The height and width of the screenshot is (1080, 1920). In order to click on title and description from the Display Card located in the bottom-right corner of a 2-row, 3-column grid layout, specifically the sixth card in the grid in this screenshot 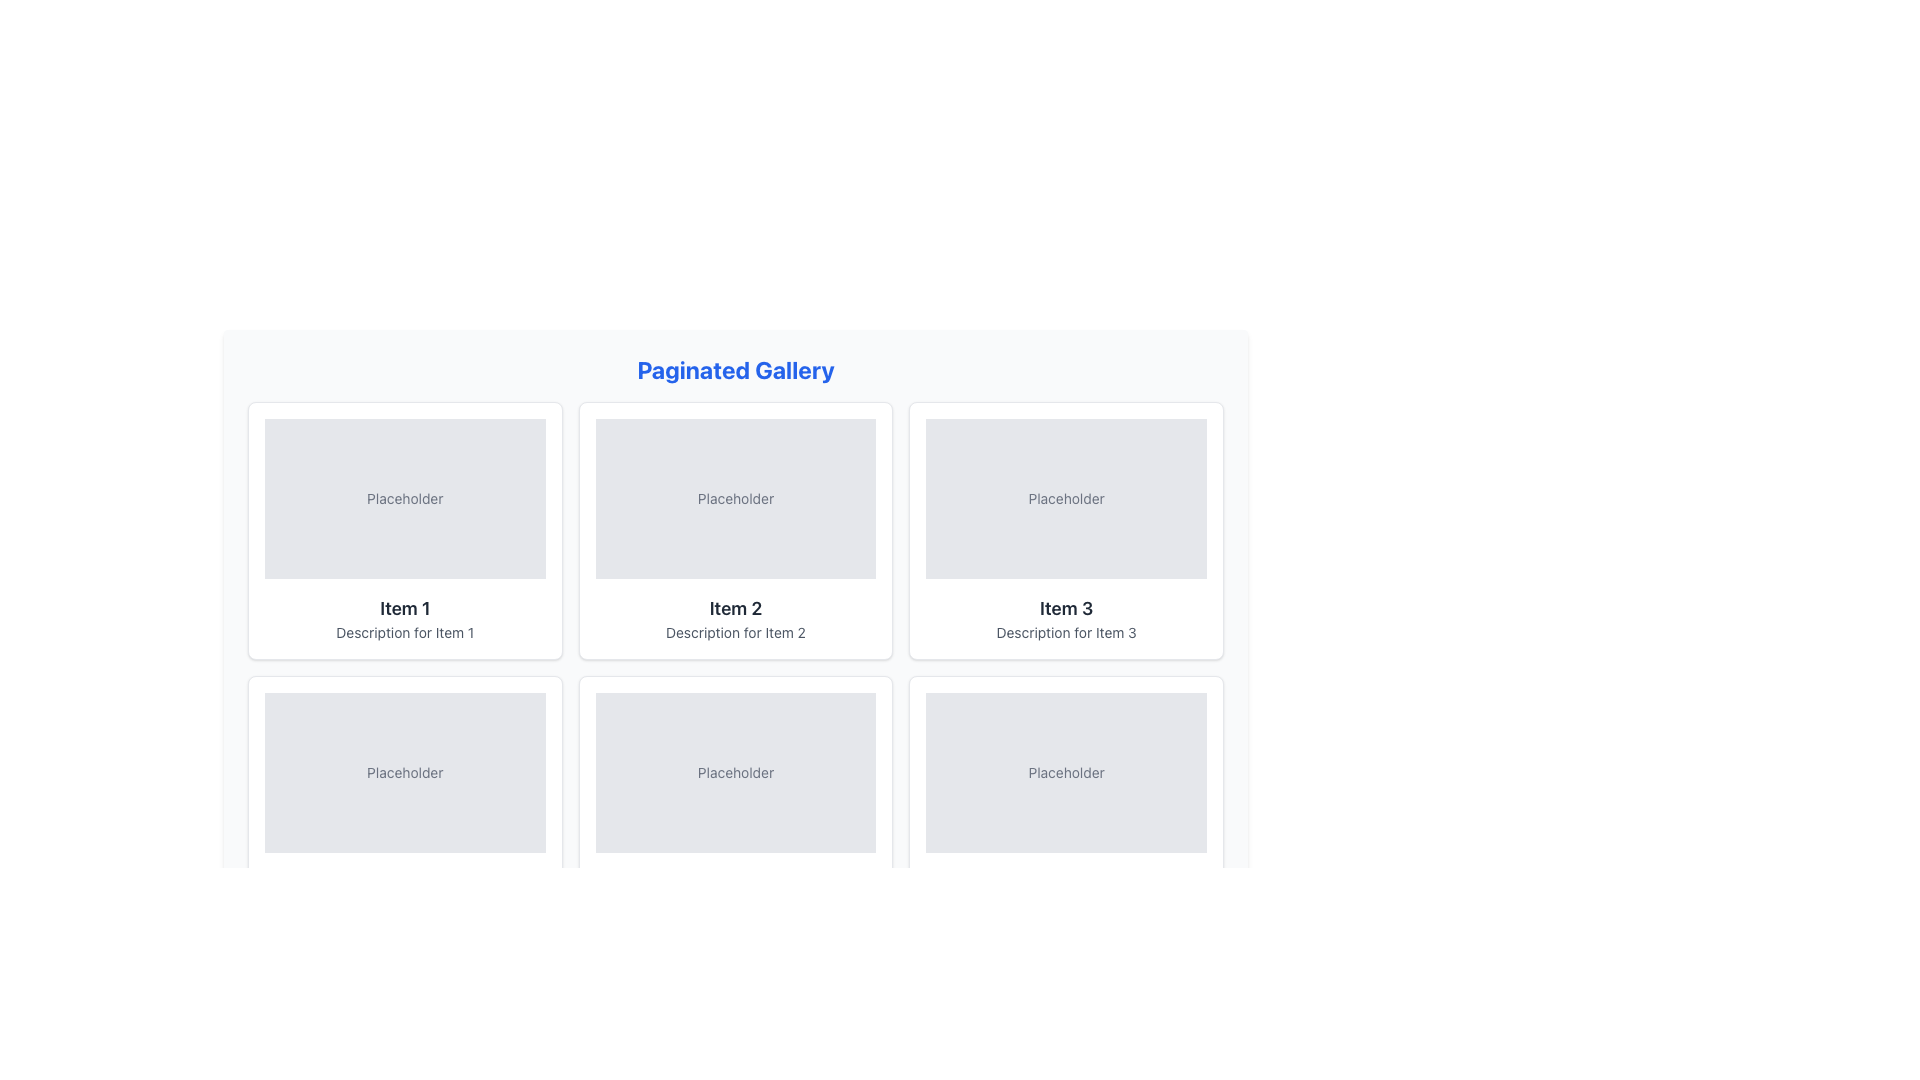, I will do `click(1065, 804)`.